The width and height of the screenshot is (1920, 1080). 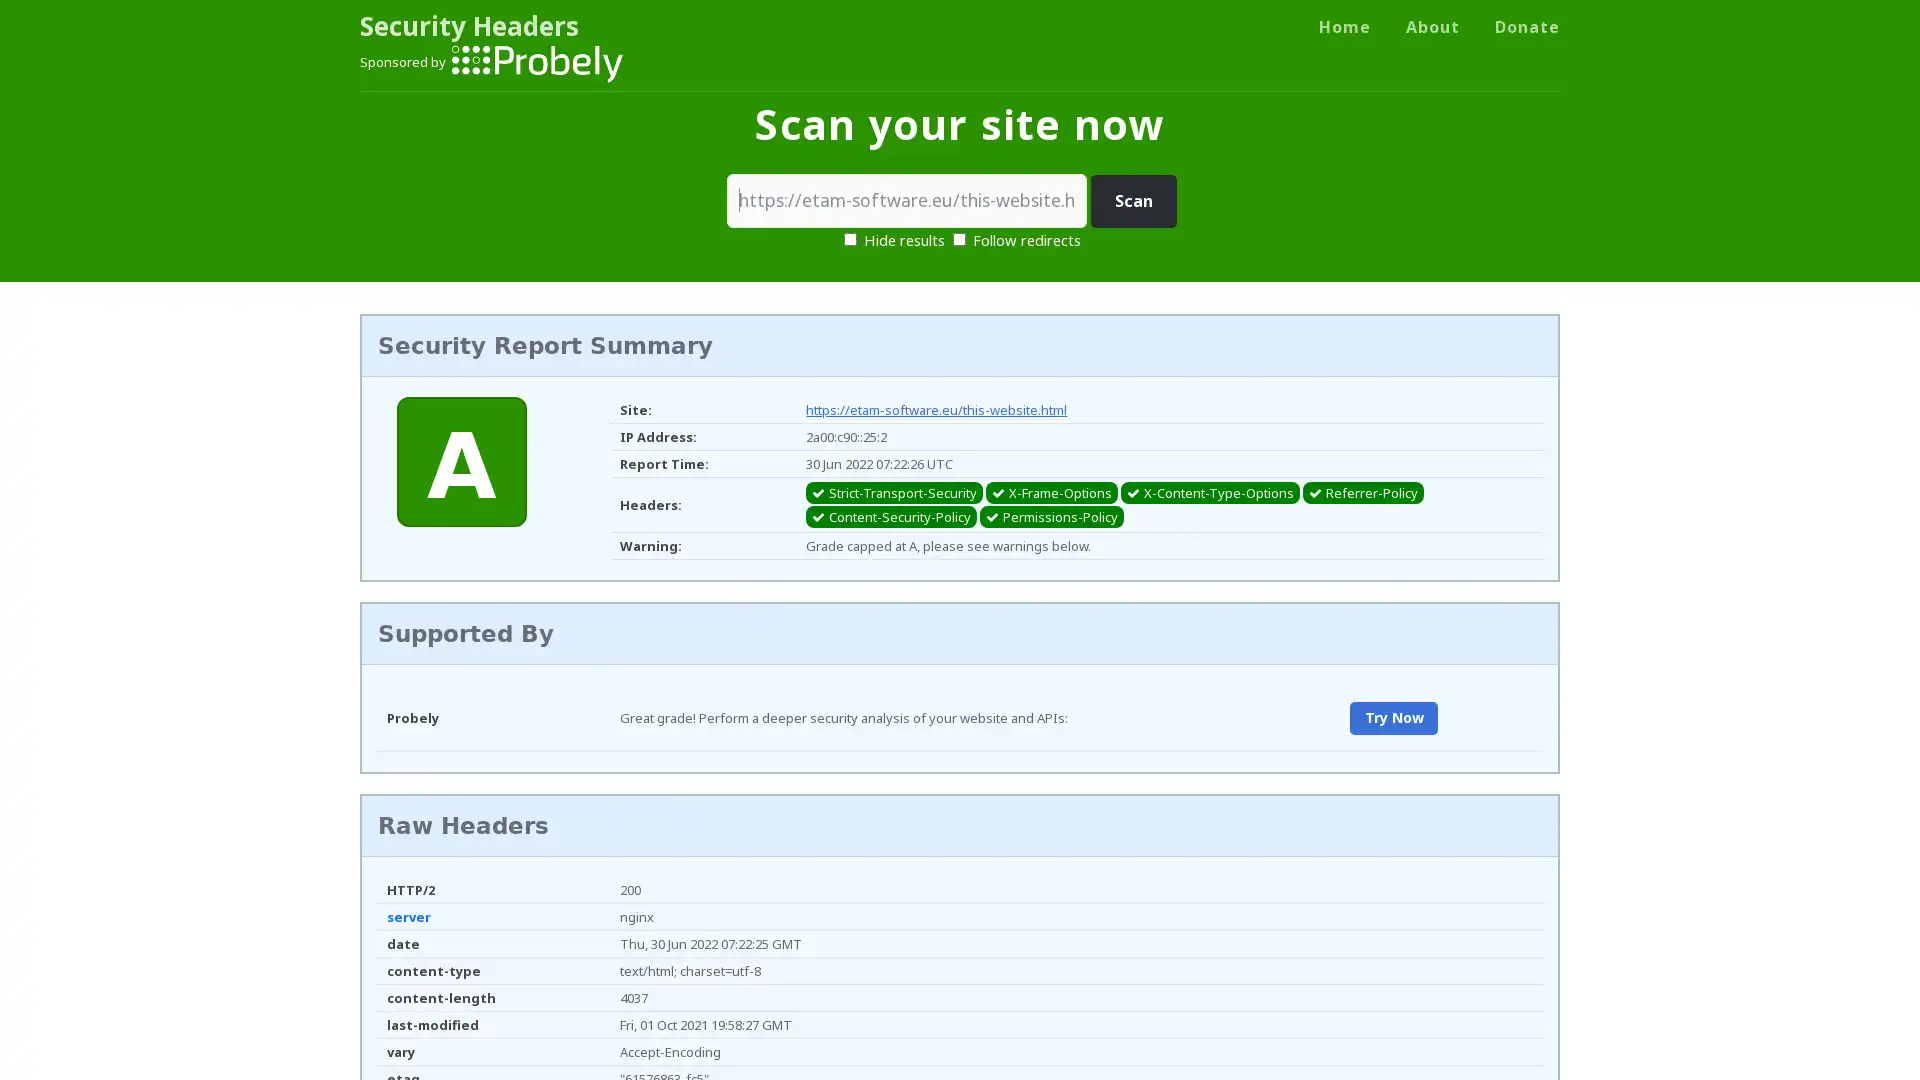 I want to click on Try Now, so click(x=1392, y=717).